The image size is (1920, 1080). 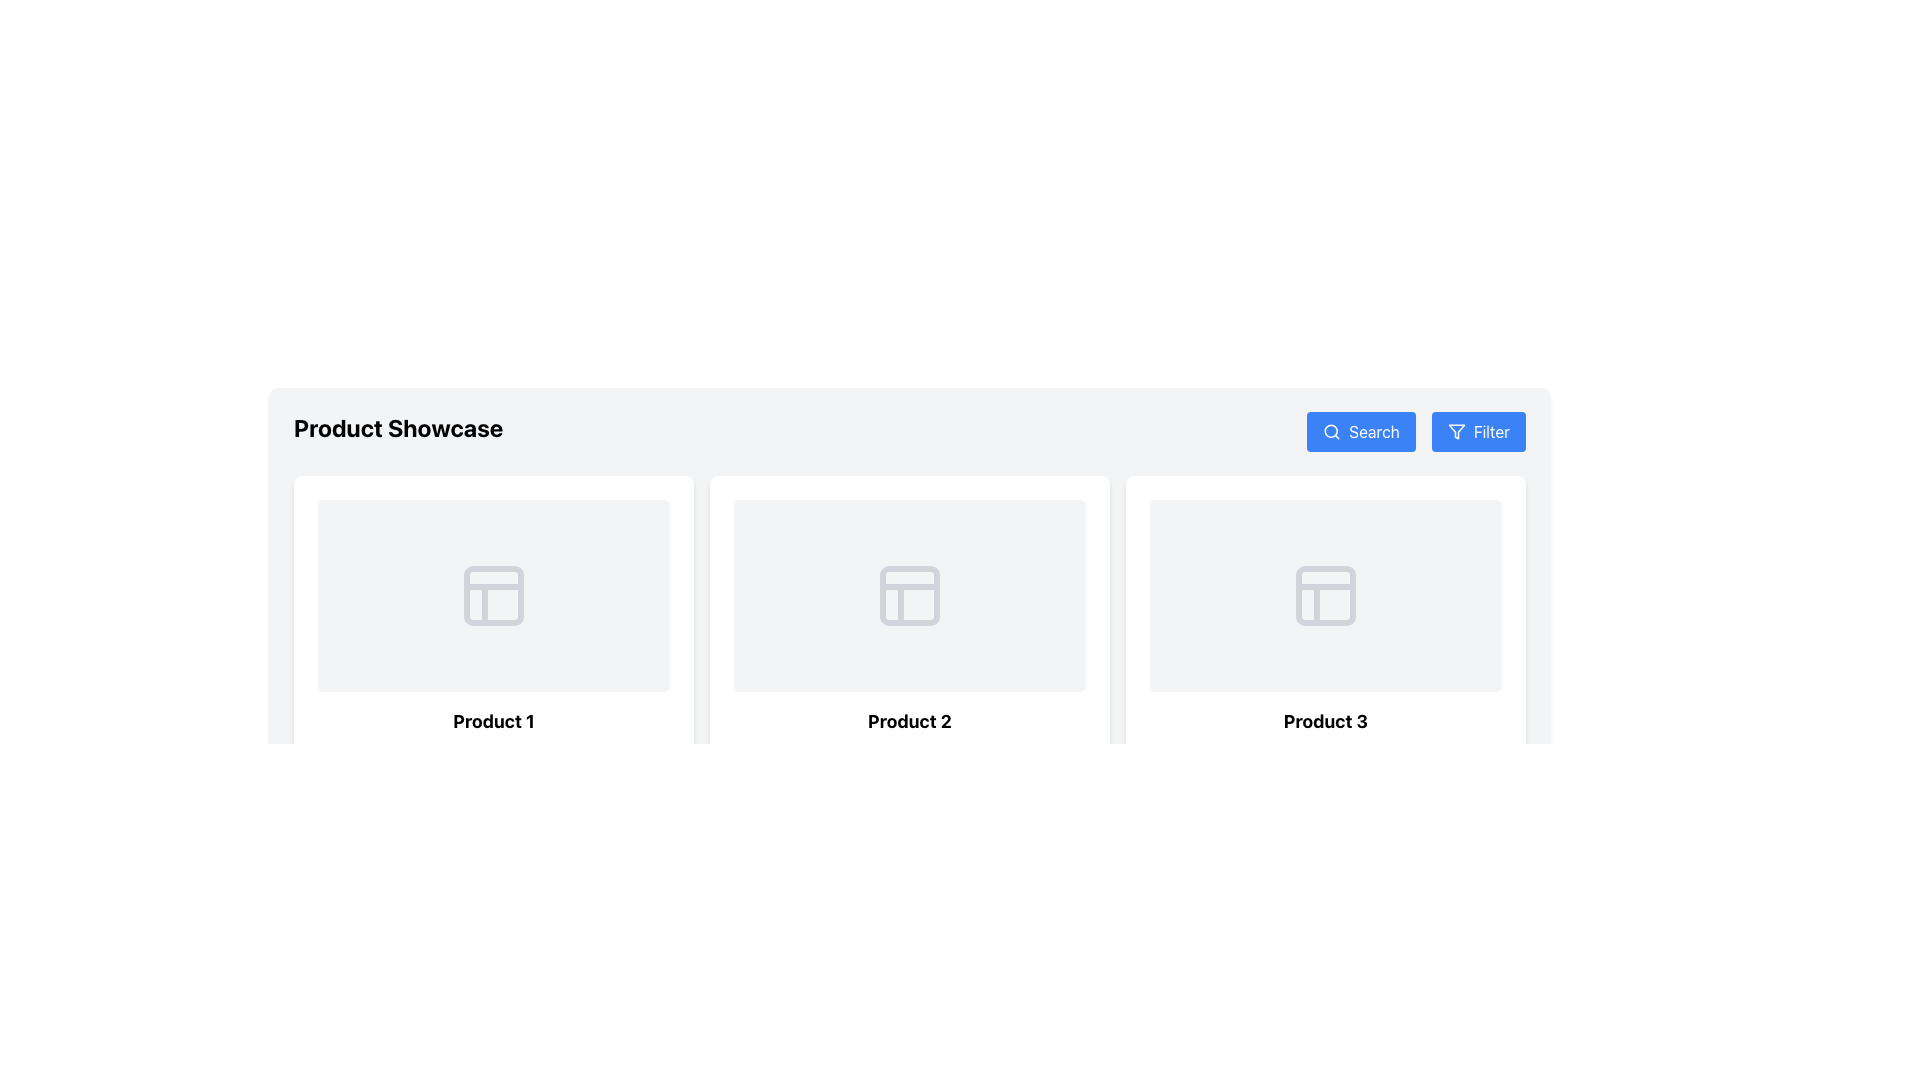 I want to click on the 'Filter' button located at the top right corner of the interface, so click(x=1491, y=431).